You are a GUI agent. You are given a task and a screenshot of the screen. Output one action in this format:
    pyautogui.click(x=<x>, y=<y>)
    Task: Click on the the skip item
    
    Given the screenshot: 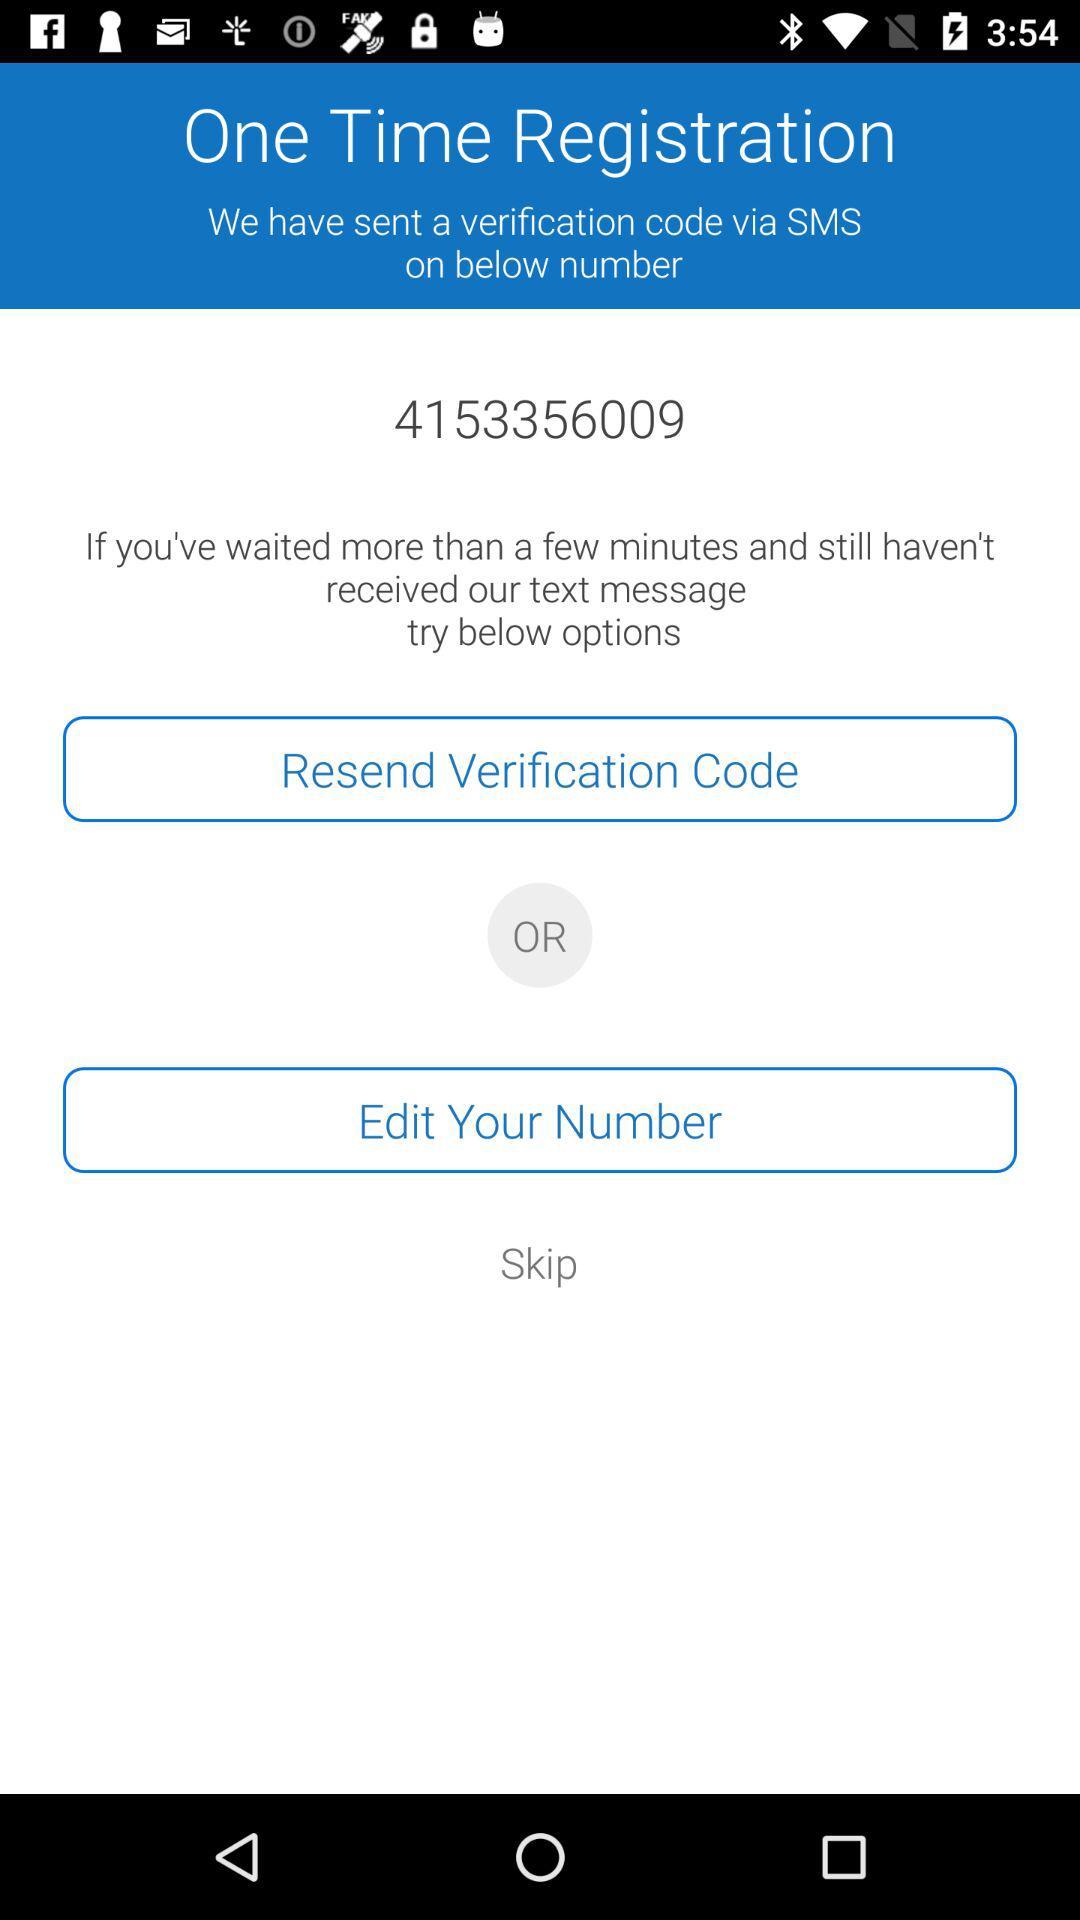 What is the action you would take?
    pyautogui.click(x=538, y=1261)
    